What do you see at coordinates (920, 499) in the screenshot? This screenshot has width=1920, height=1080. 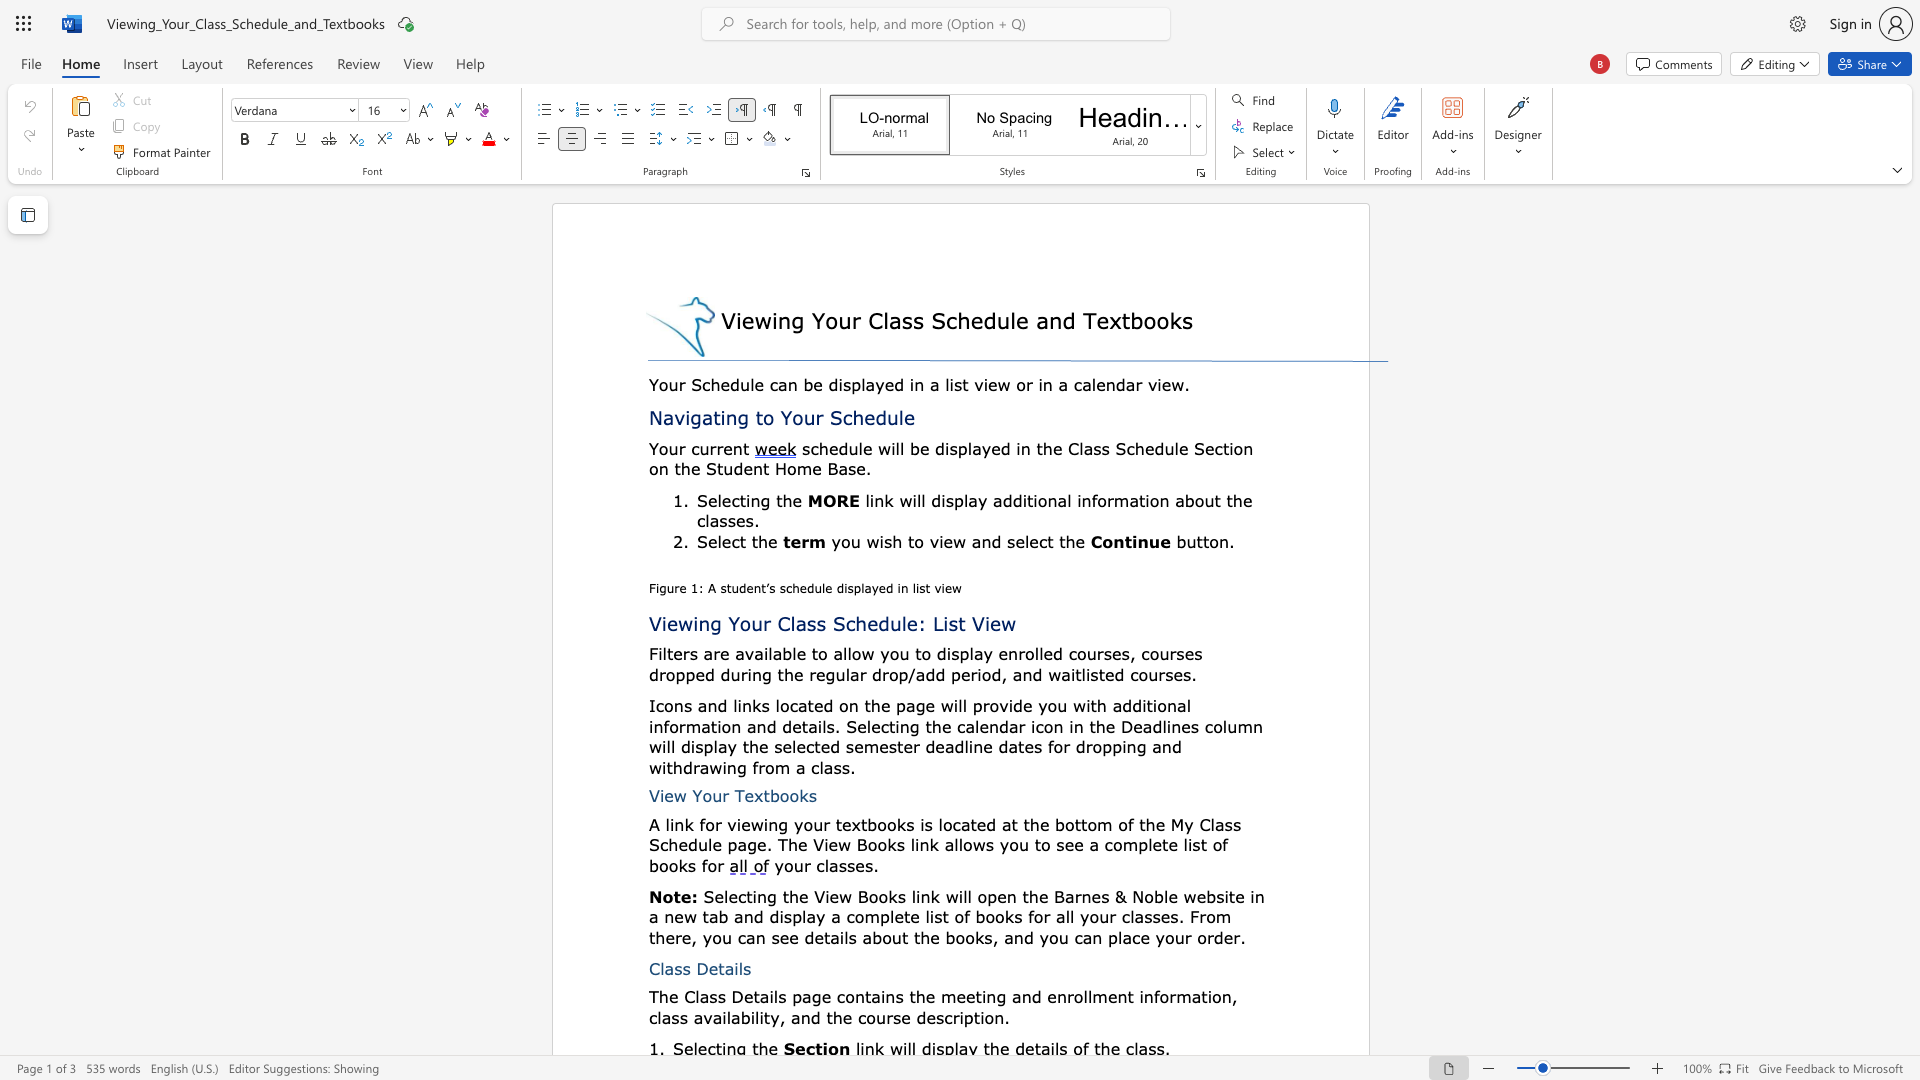 I see `the subset text "l disp" within the text "link will display"` at bounding box center [920, 499].